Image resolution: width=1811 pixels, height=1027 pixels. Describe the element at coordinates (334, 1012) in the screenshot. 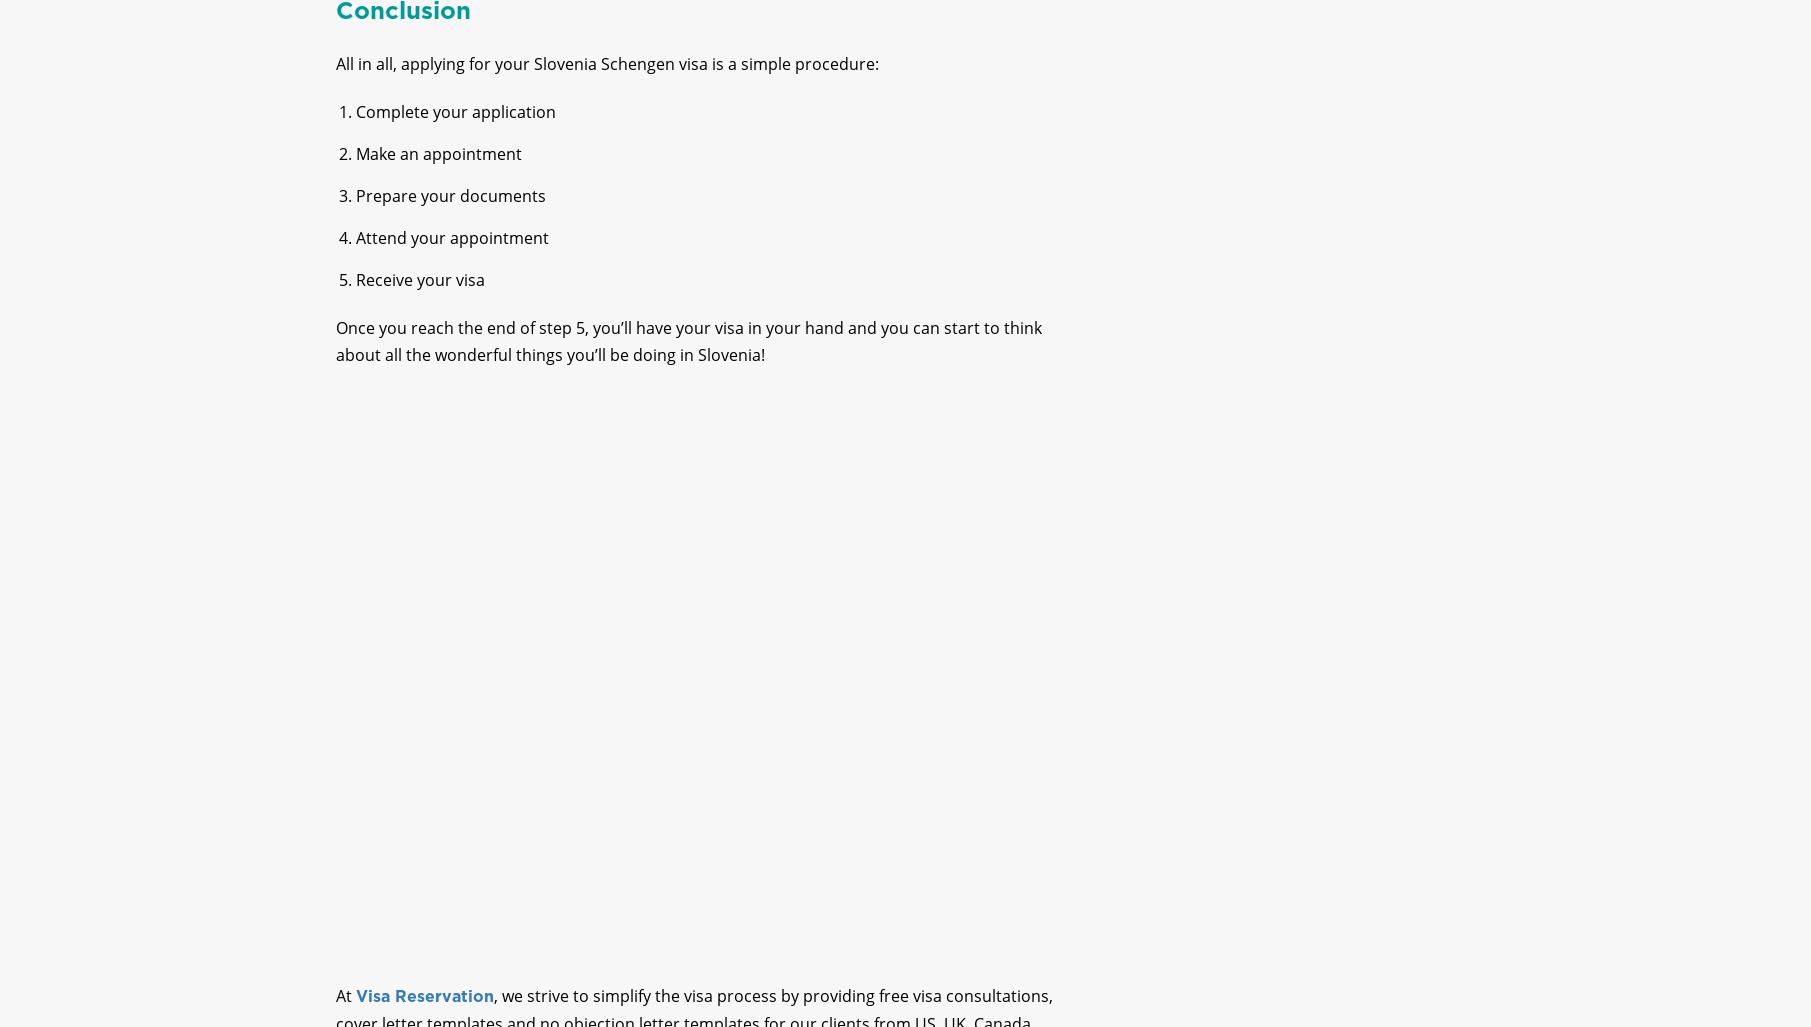

I see `'At'` at that location.